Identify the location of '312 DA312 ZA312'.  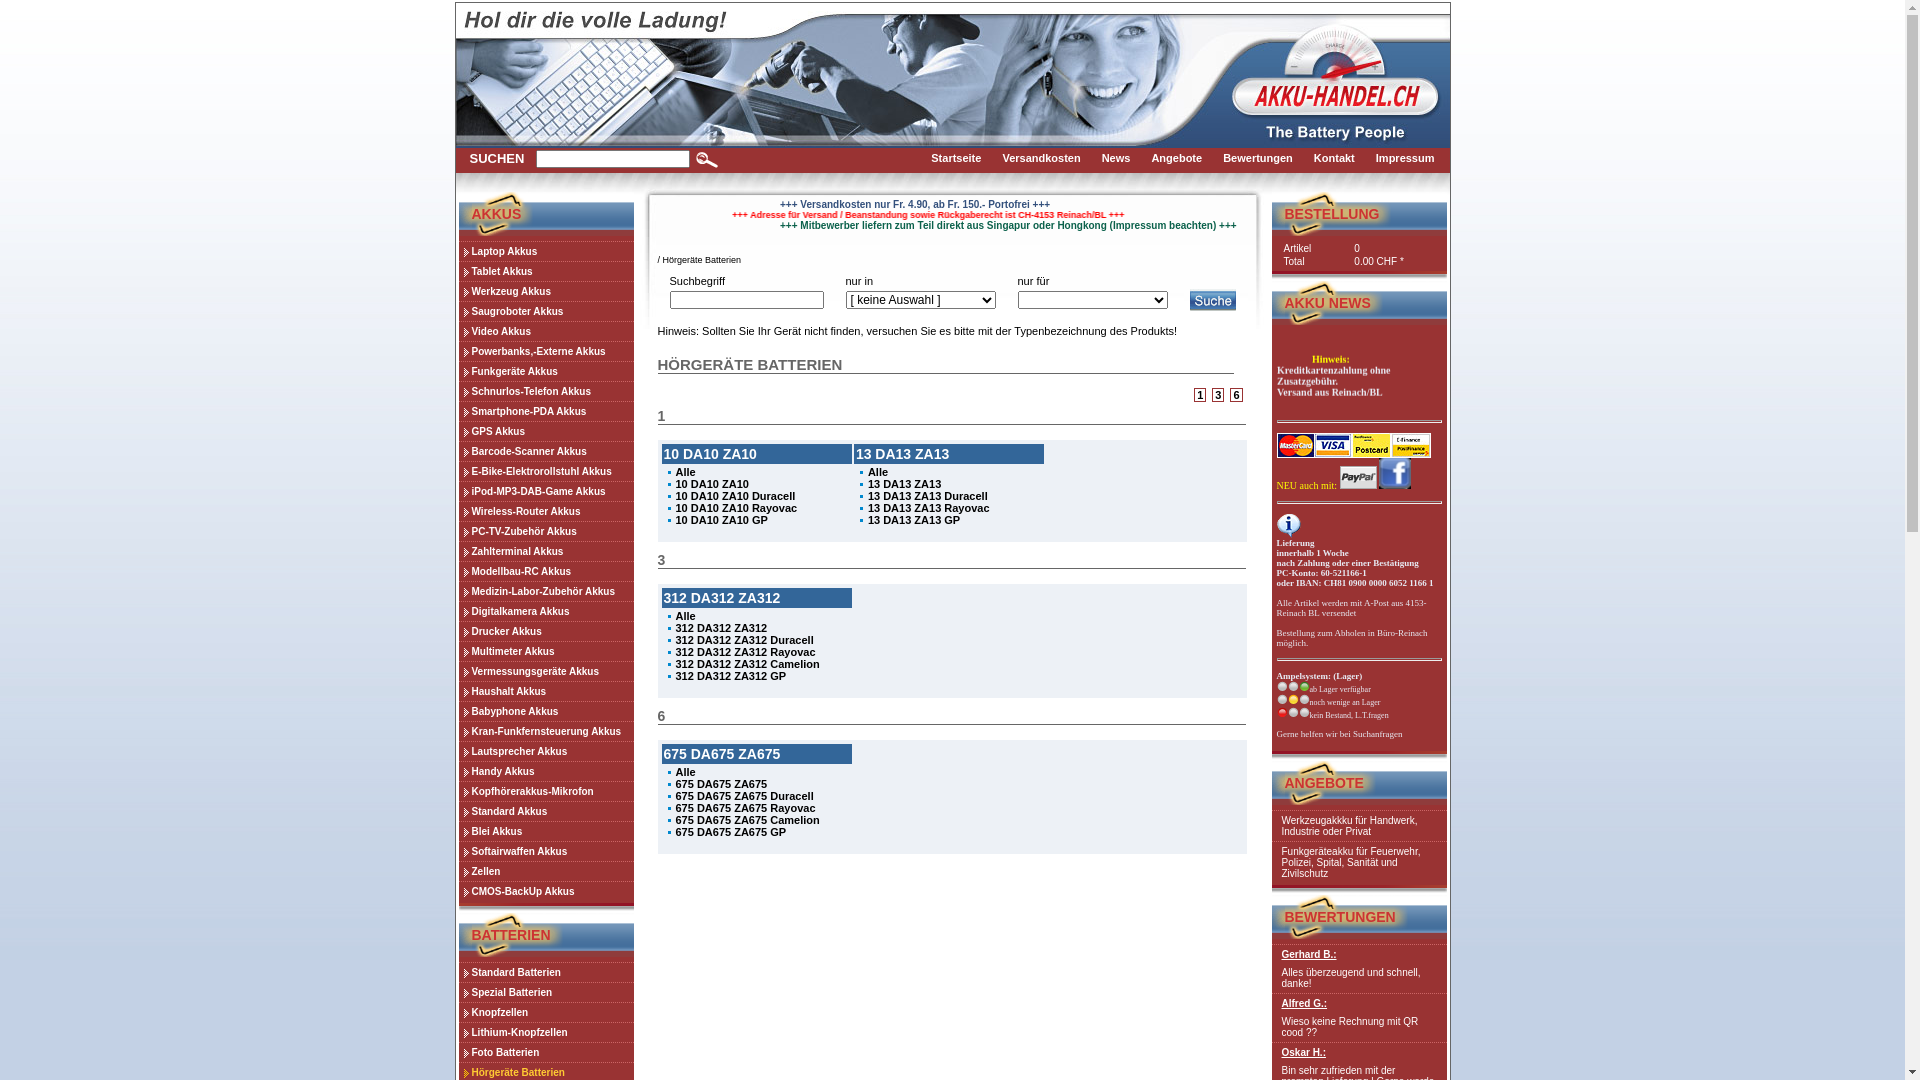
(720, 627).